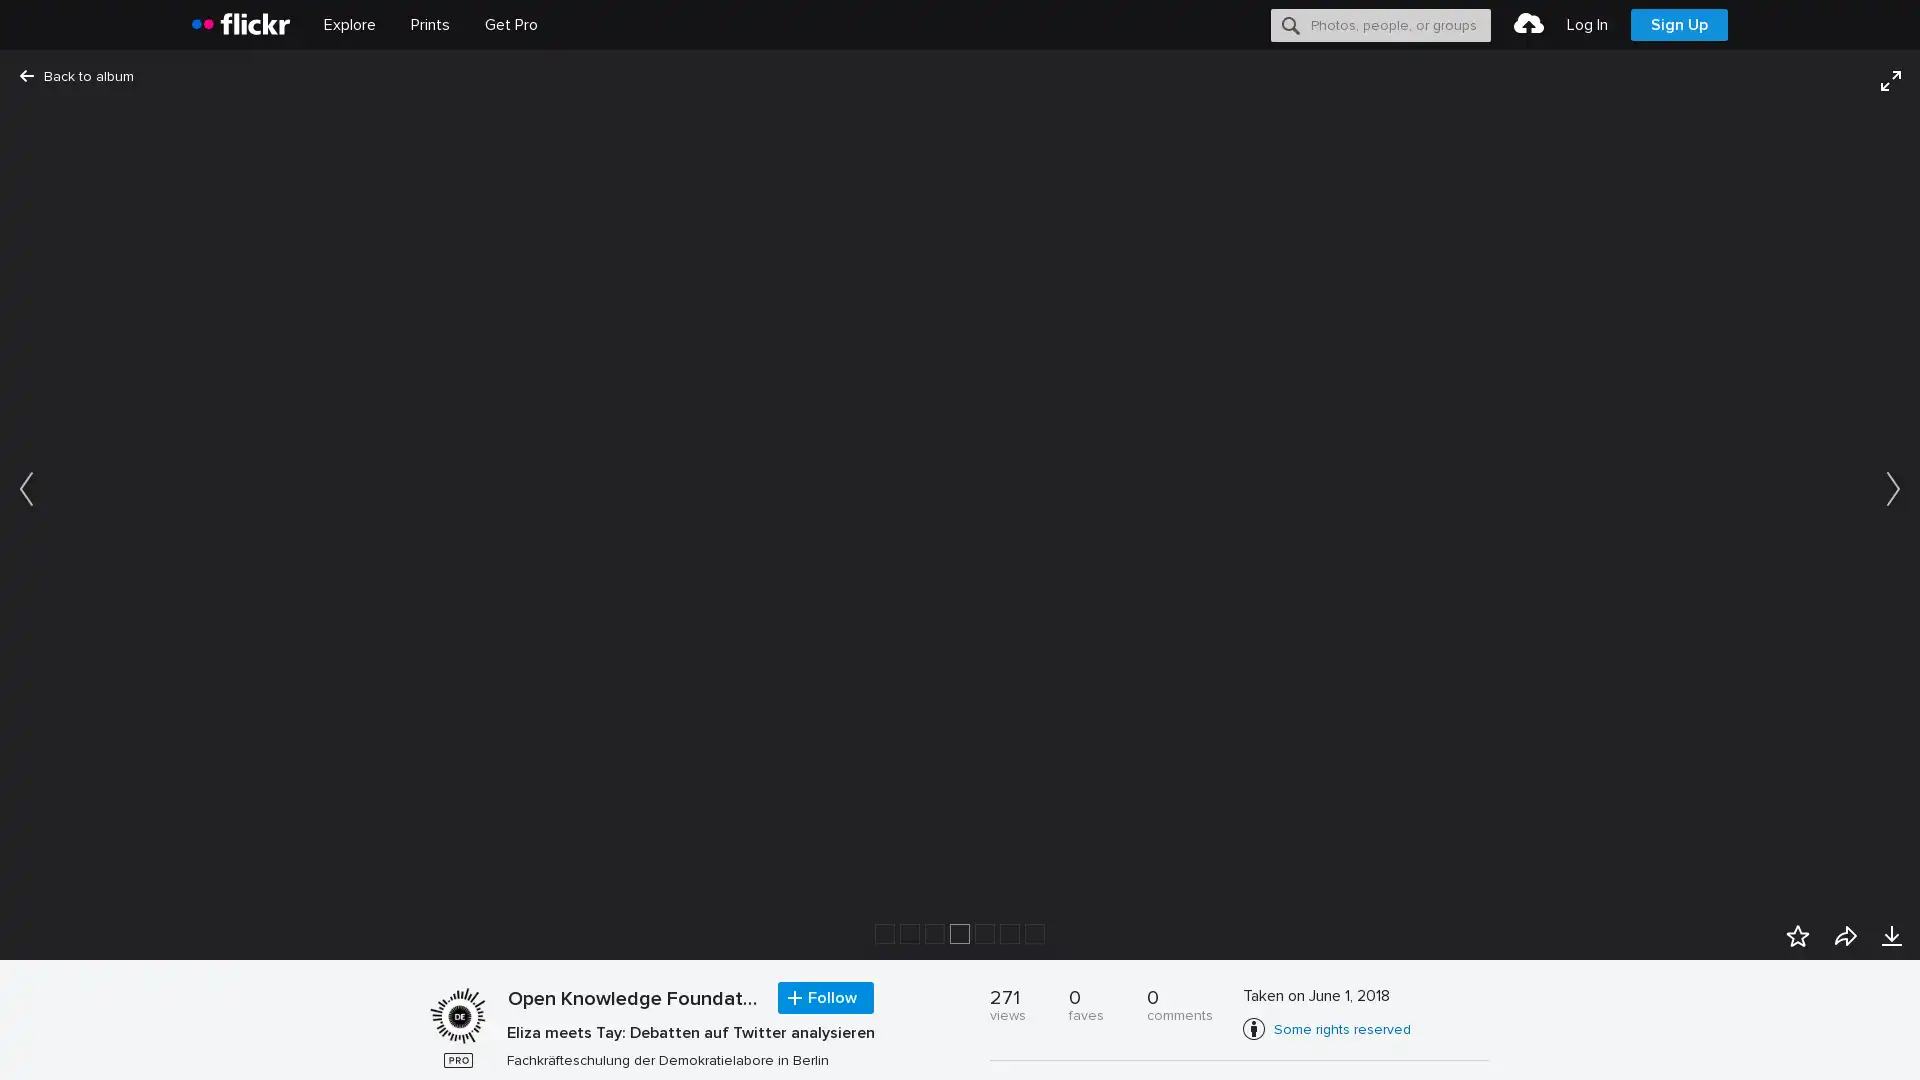  What do you see at coordinates (825, 998) in the screenshot?
I see `Follow` at bounding box center [825, 998].